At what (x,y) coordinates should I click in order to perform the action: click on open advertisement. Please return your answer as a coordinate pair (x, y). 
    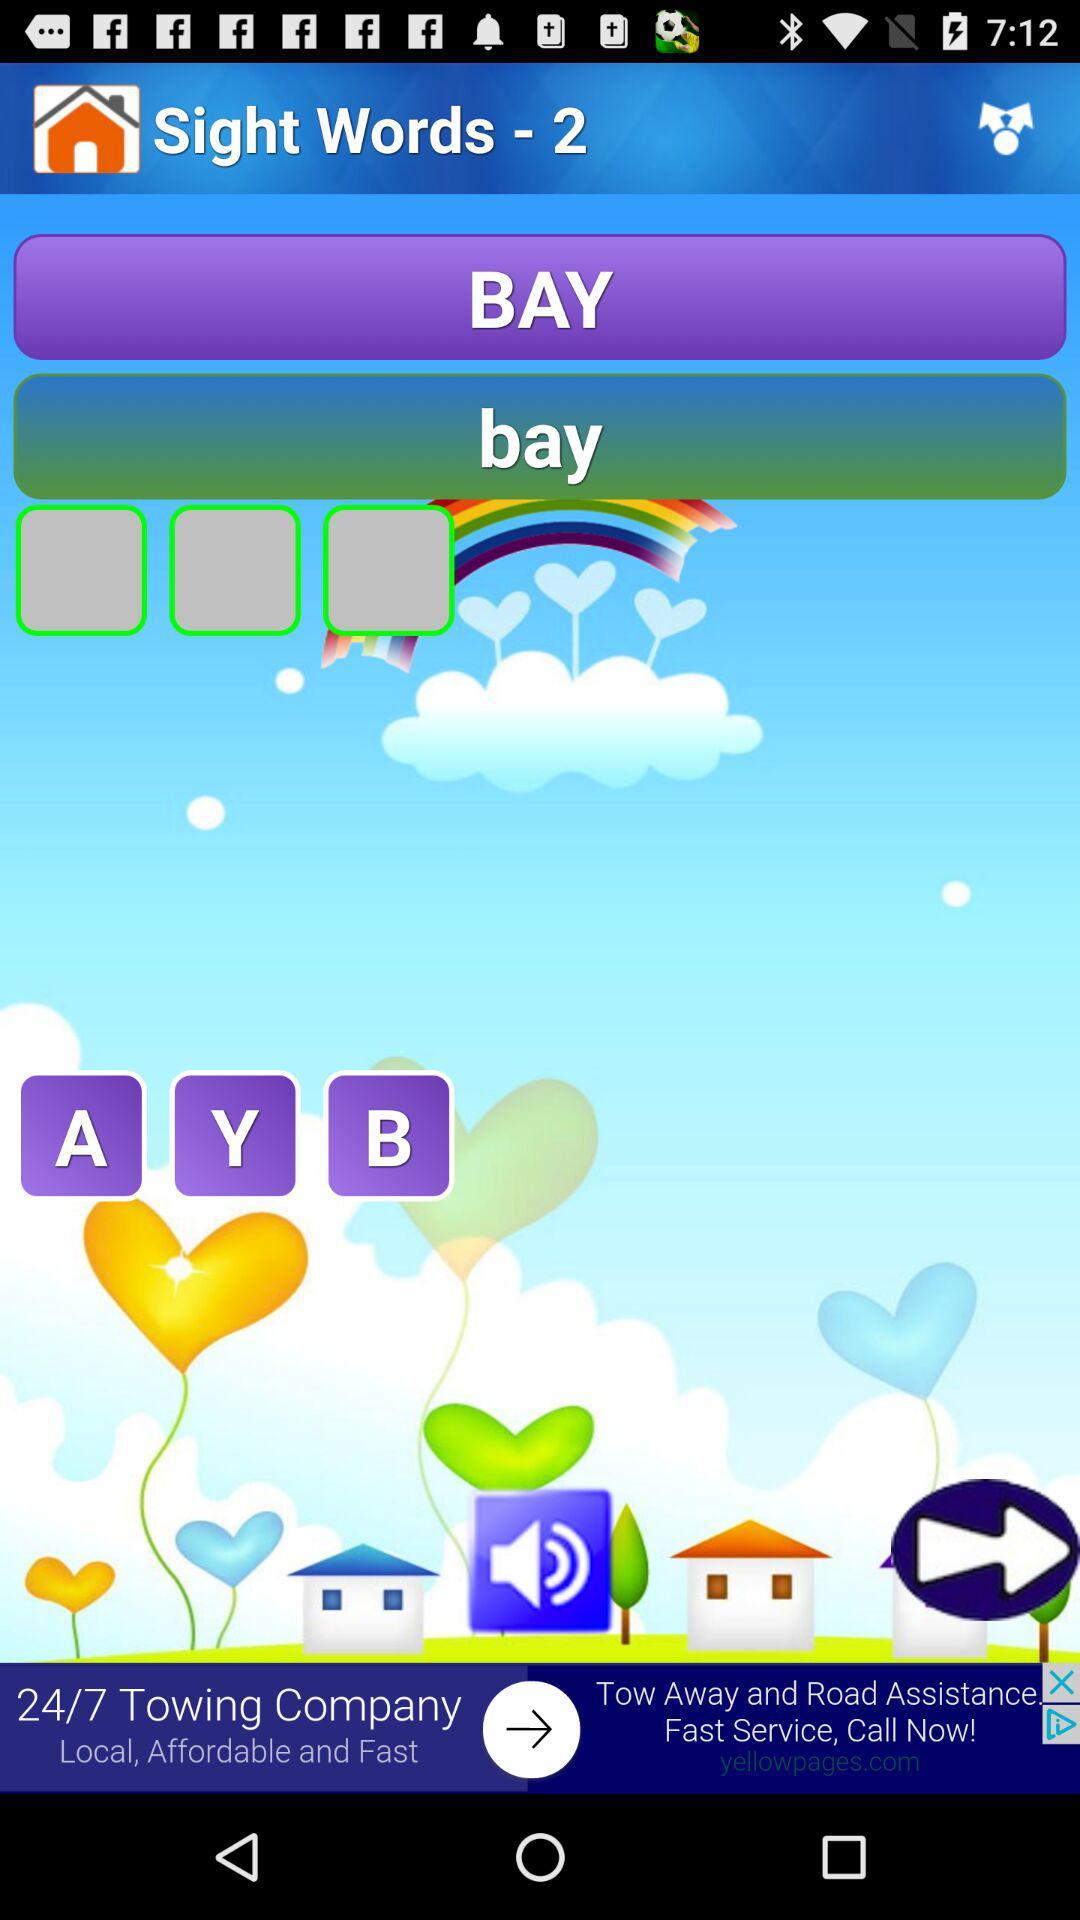
    Looking at the image, I should click on (540, 1727).